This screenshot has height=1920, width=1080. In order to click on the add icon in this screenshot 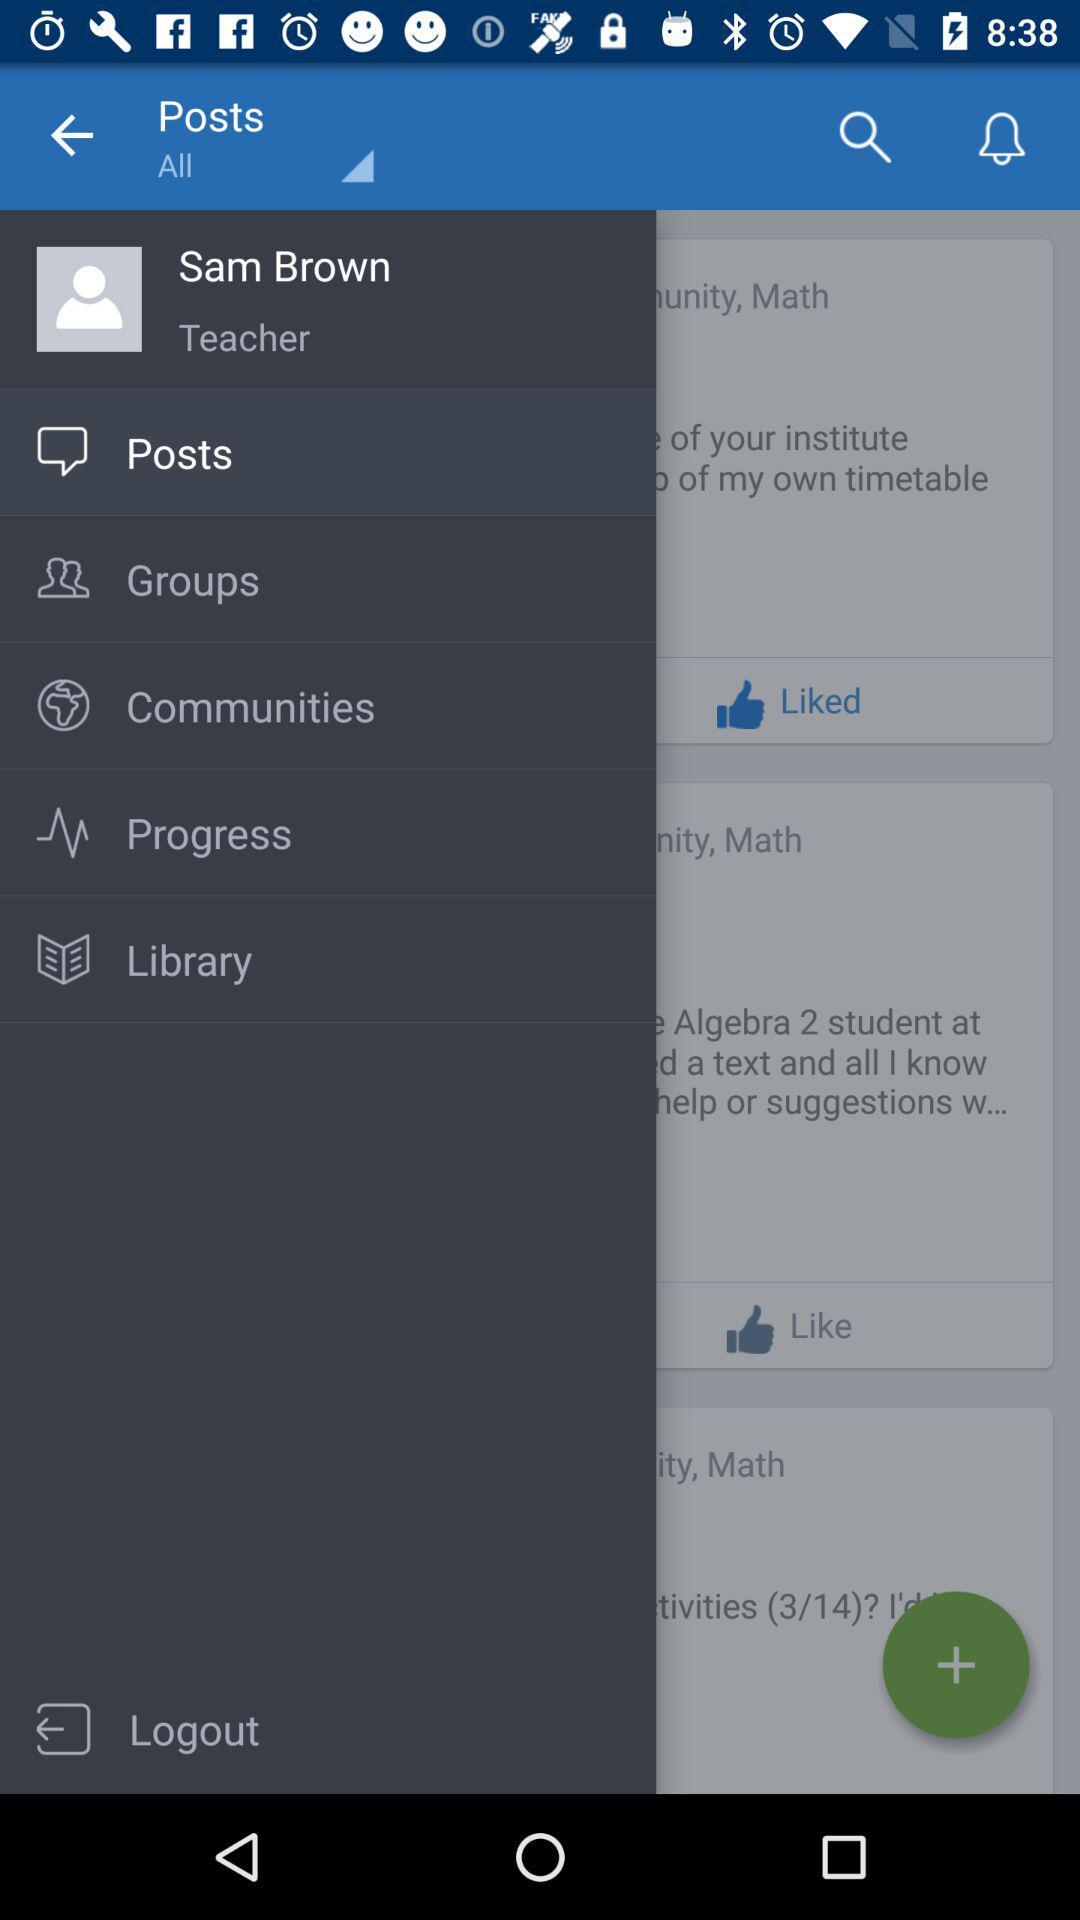, I will do `click(955, 1665)`.